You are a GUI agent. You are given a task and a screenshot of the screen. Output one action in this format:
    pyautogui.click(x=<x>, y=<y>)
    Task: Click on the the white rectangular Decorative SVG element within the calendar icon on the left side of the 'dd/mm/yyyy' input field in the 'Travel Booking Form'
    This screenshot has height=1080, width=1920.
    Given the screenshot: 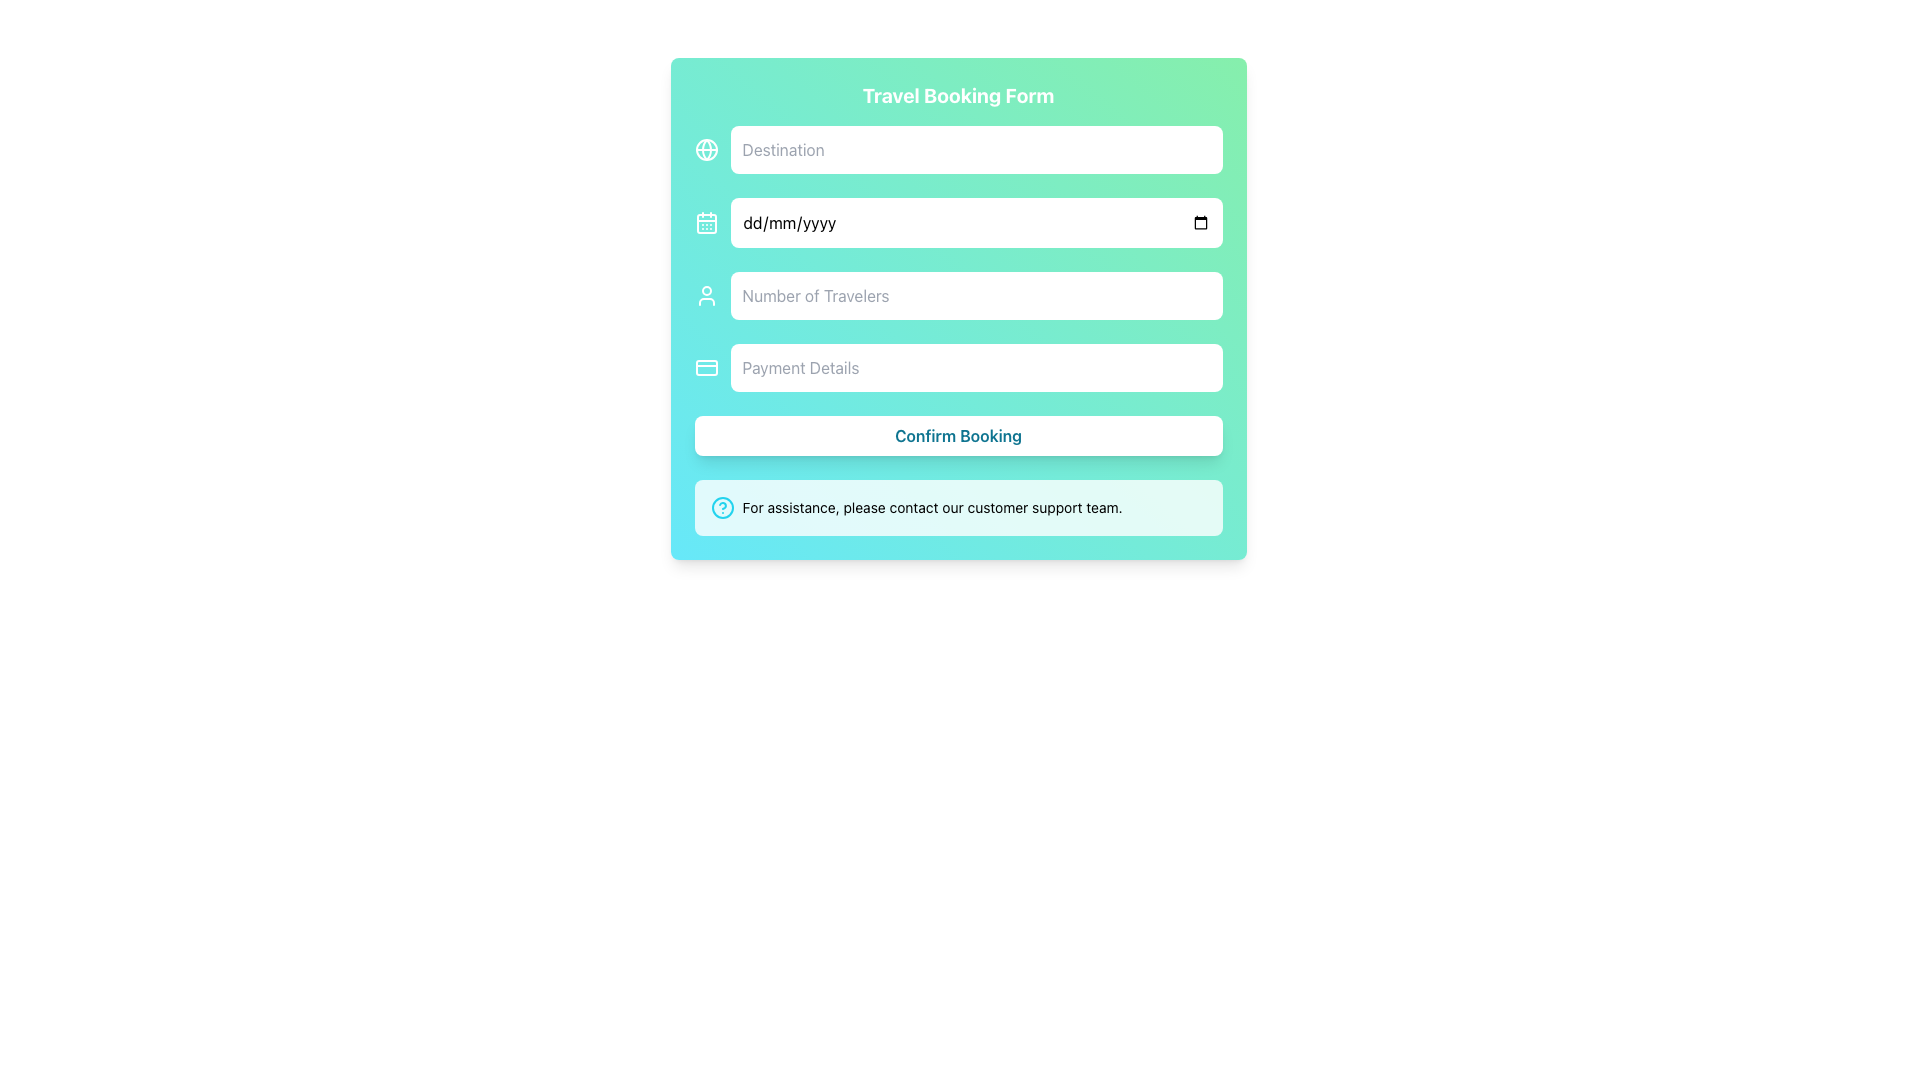 What is the action you would take?
    pyautogui.click(x=706, y=223)
    